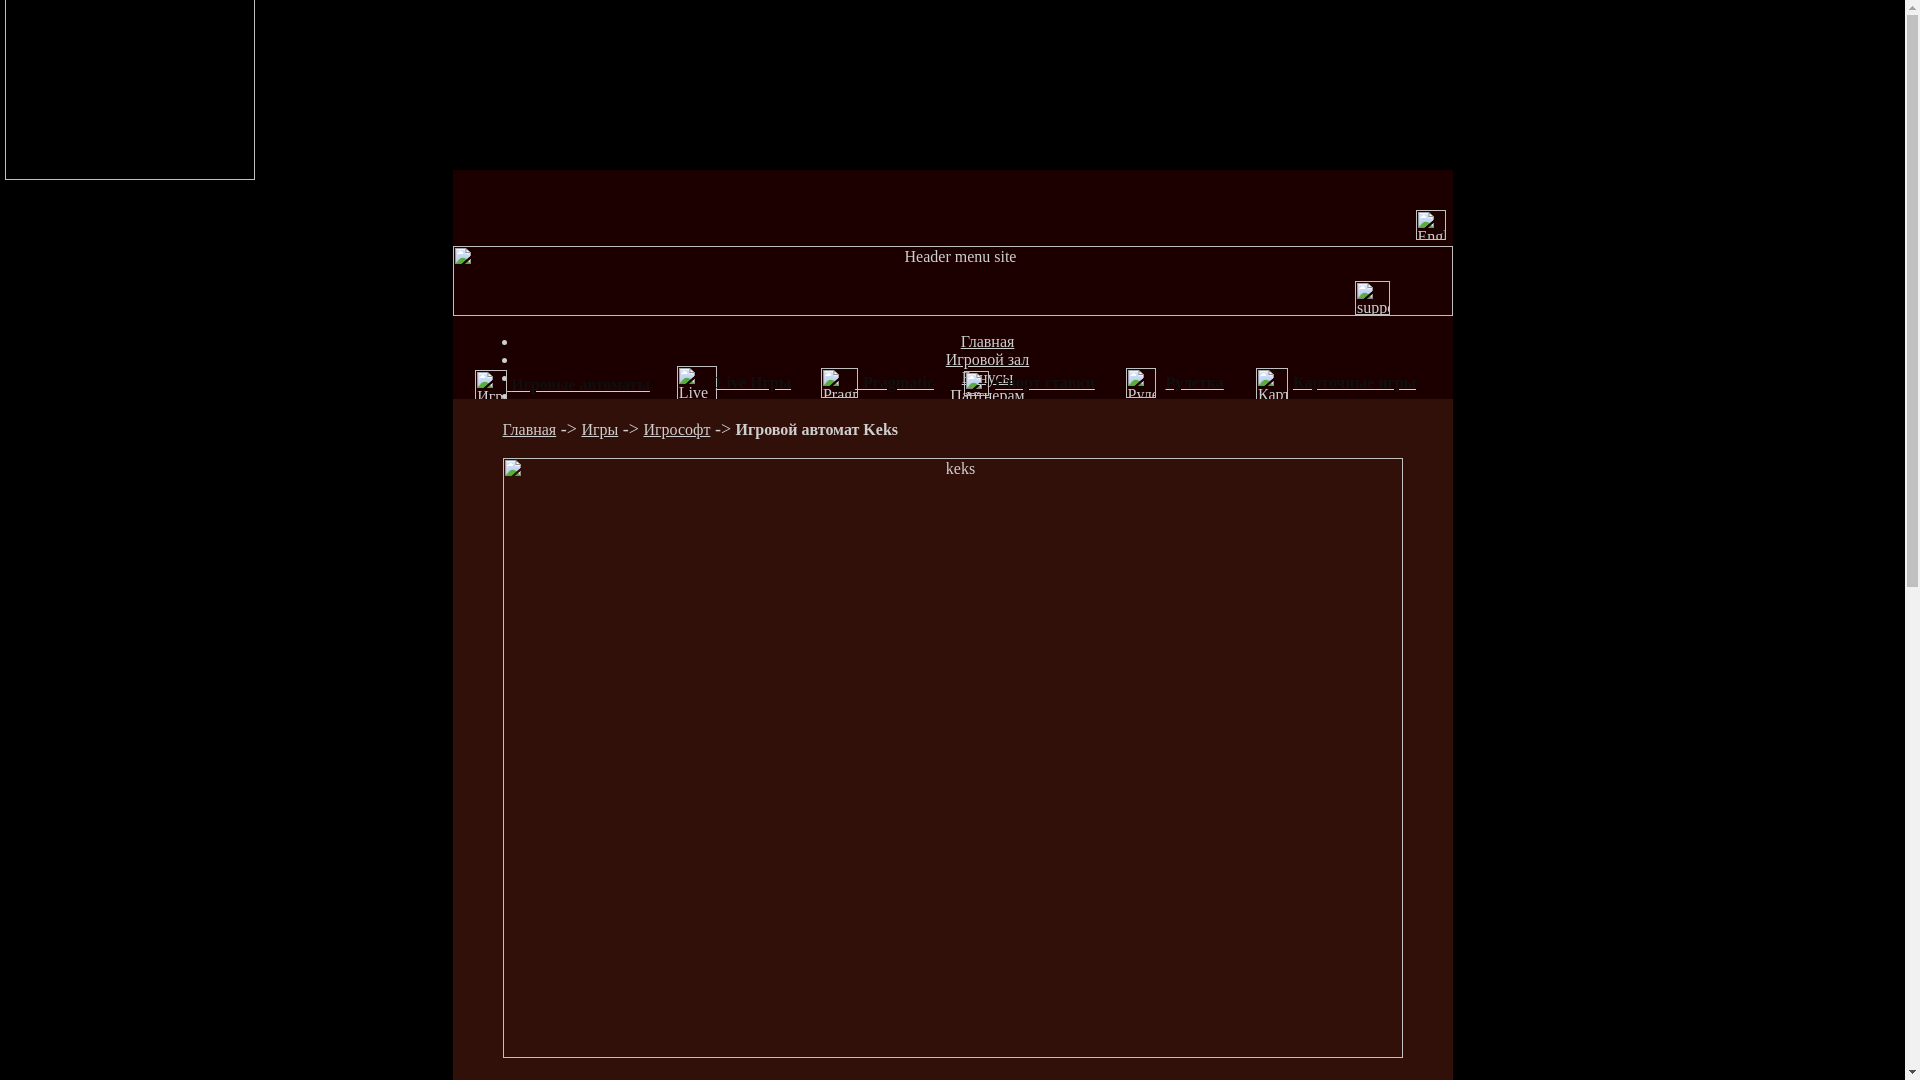  What do you see at coordinates (1354, 297) in the screenshot?
I see `'support team'` at bounding box center [1354, 297].